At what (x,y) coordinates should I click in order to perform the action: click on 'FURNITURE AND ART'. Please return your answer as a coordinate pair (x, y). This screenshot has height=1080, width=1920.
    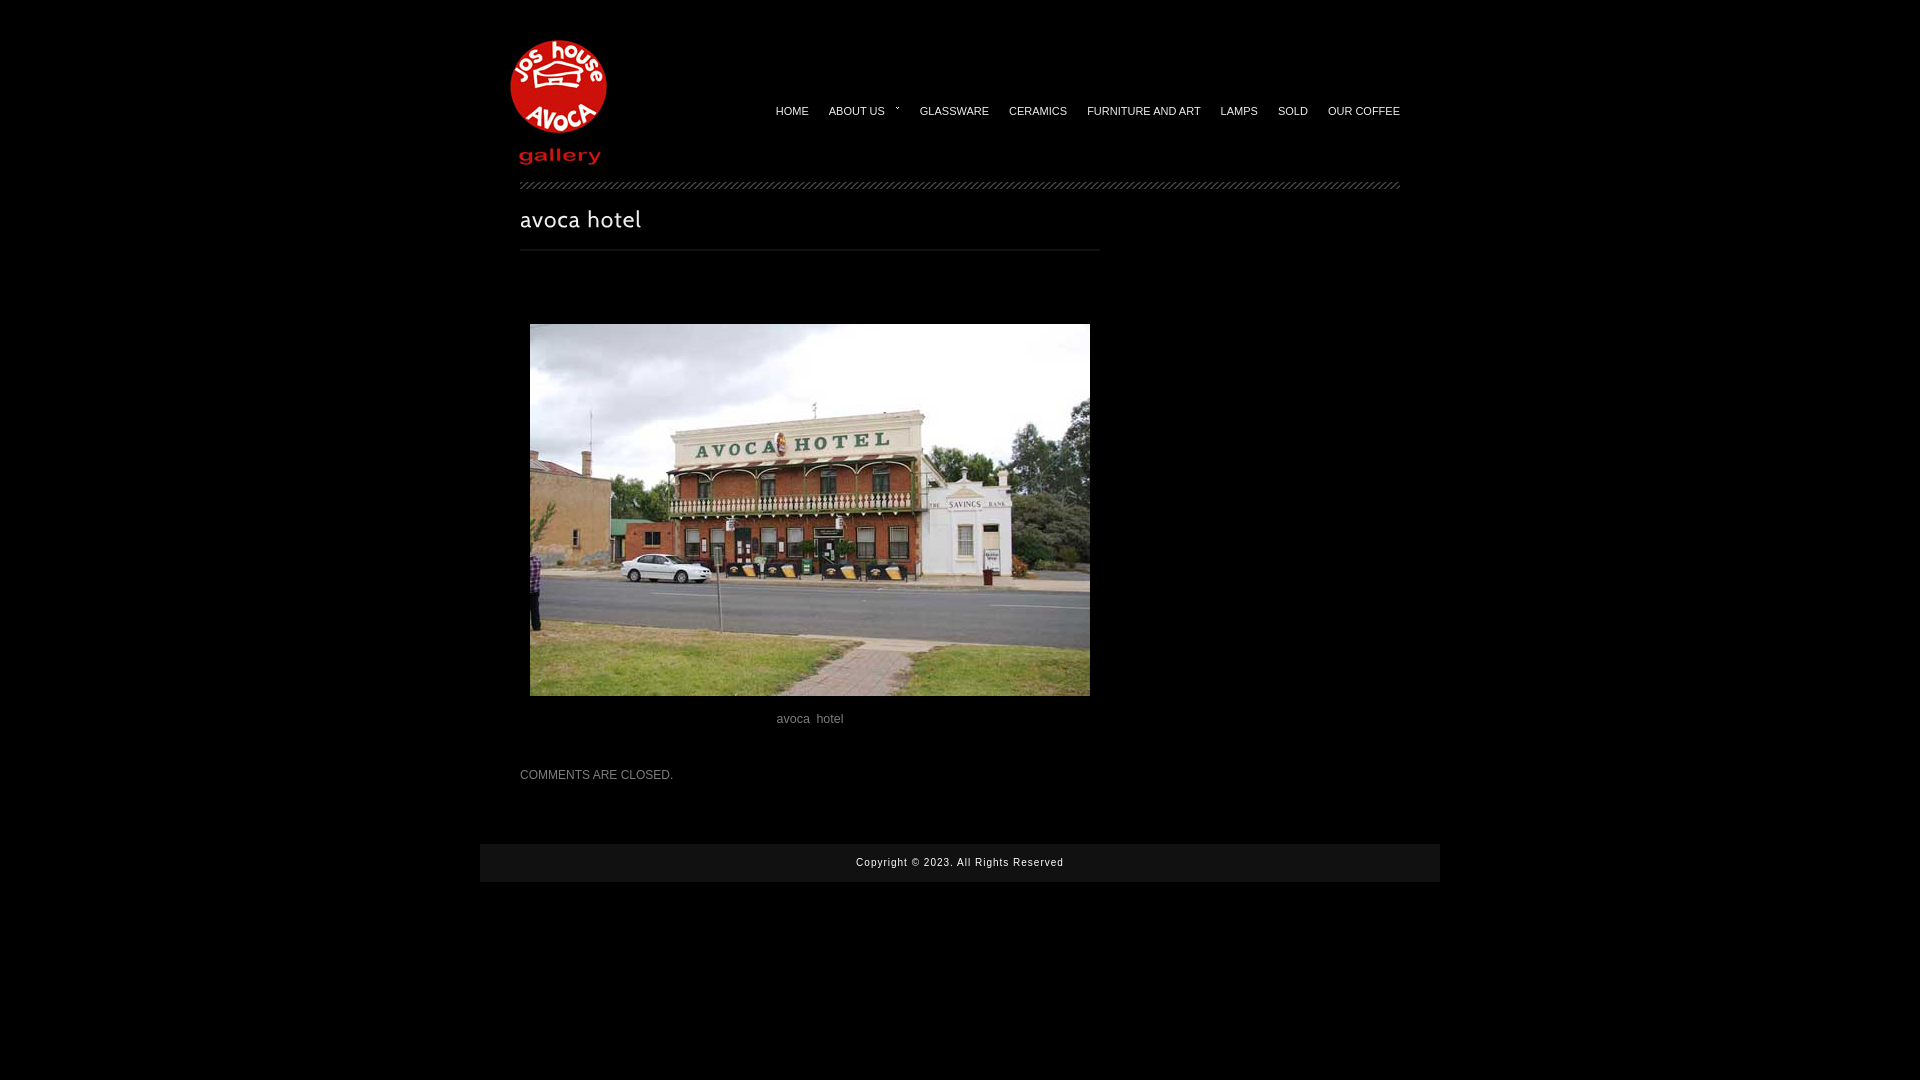
    Looking at the image, I should click on (1143, 108).